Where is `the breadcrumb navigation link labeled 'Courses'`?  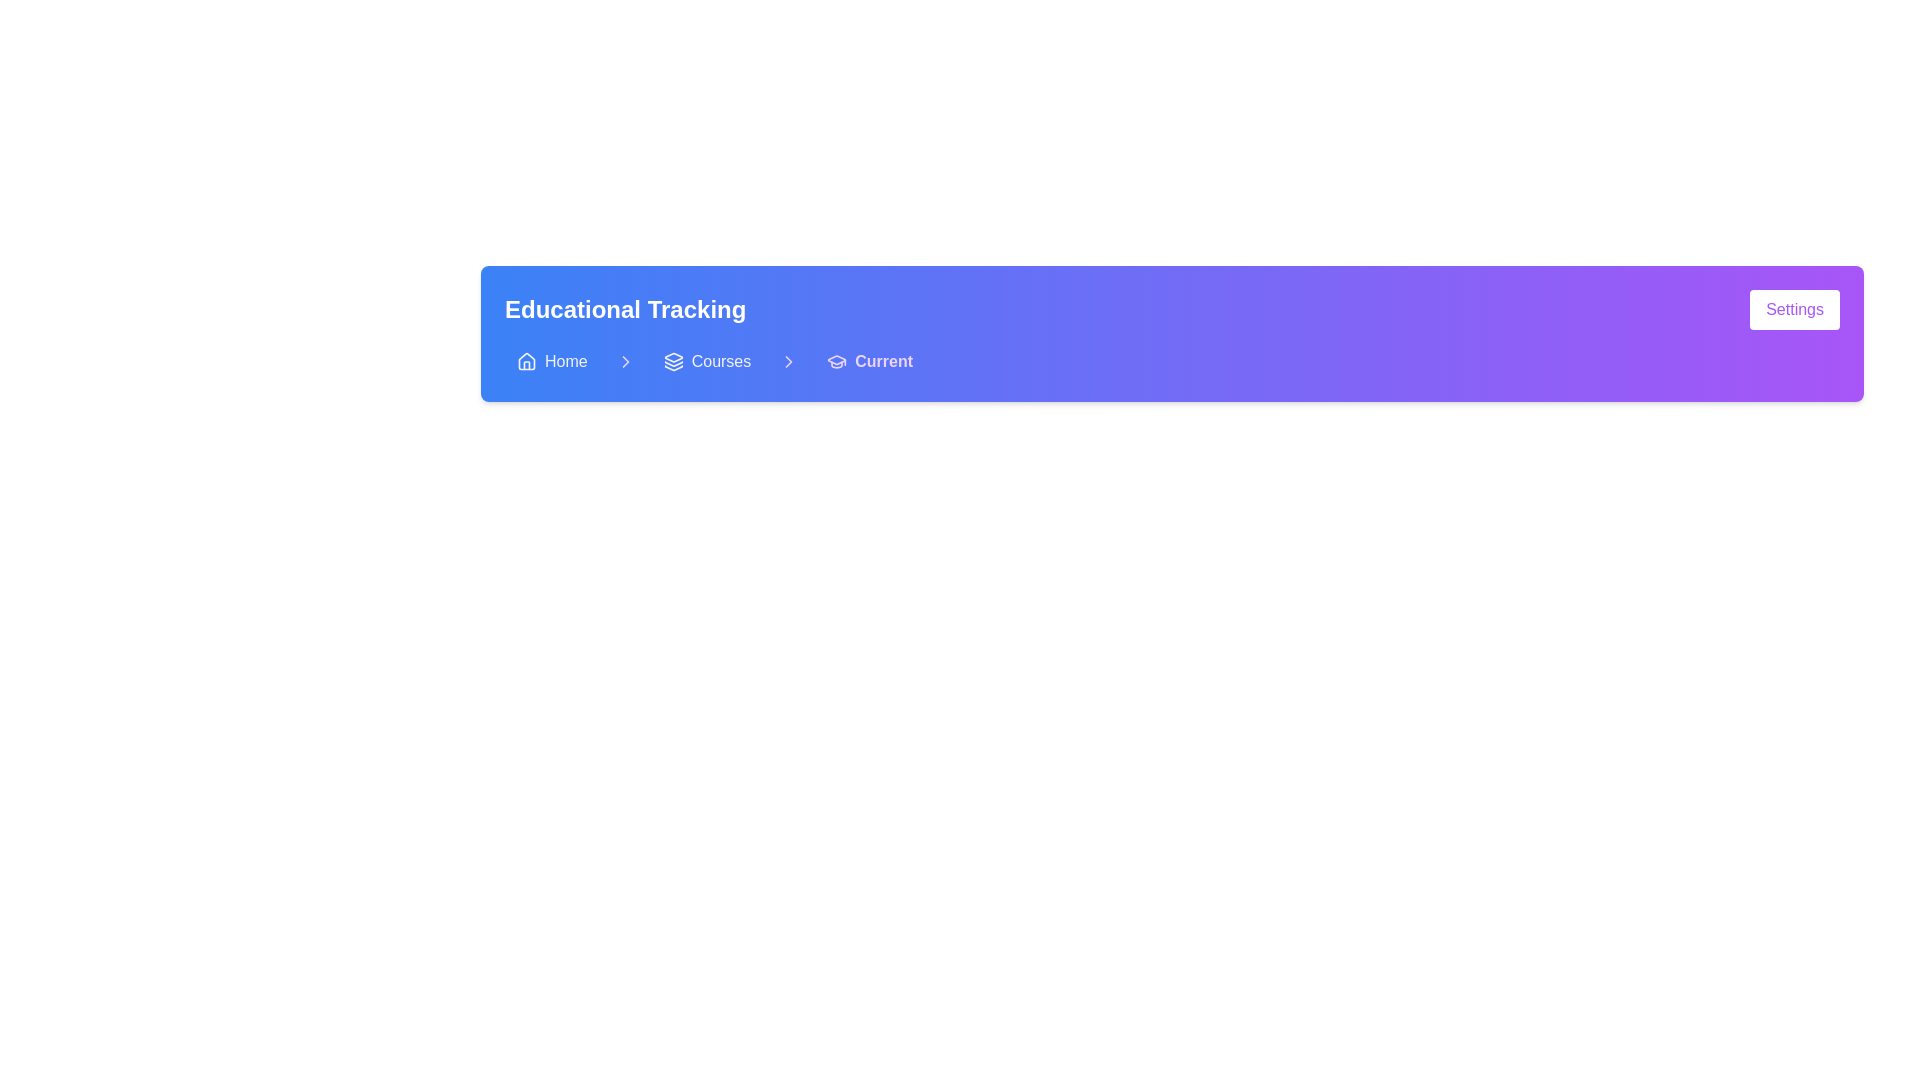
the breadcrumb navigation link labeled 'Courses' is located at coordinates (707, 362).